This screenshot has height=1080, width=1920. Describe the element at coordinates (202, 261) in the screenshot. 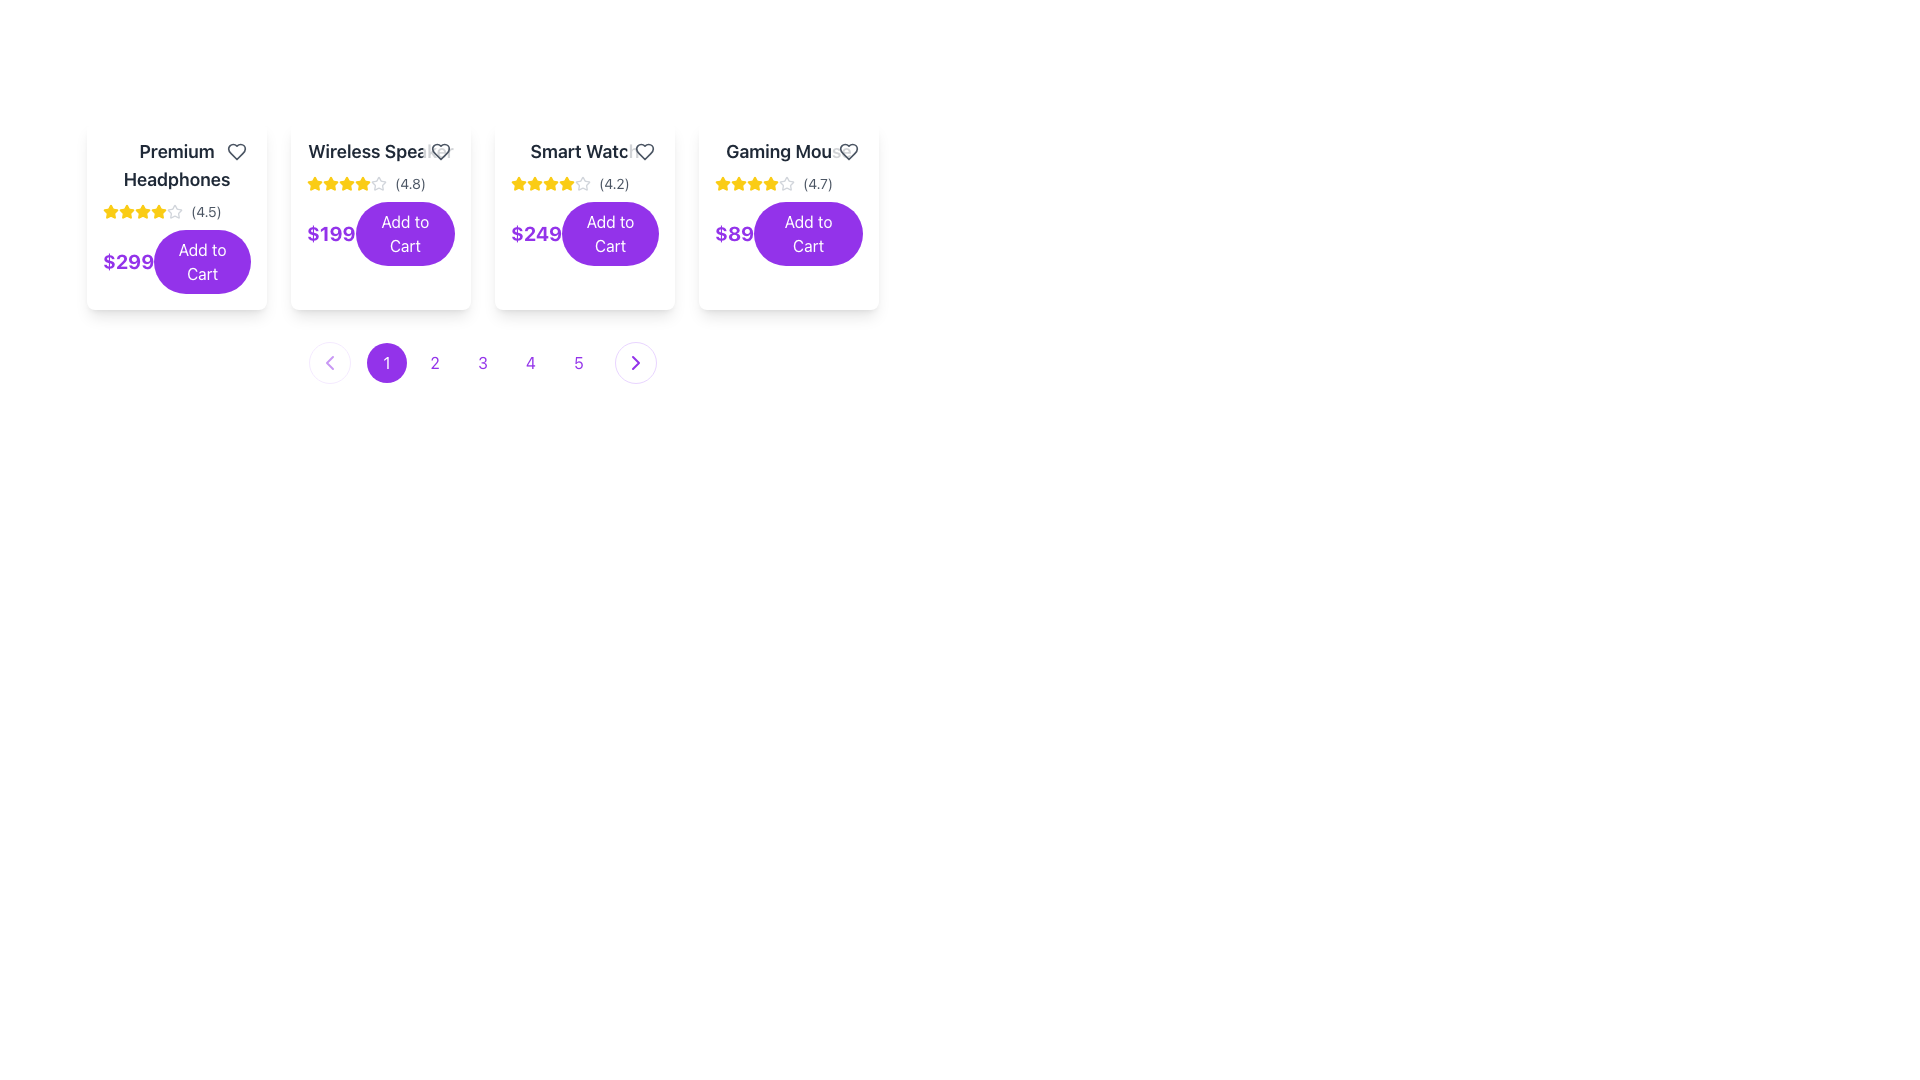

I see `the rounded purple button with the text 'Add to Cart'` at that location.